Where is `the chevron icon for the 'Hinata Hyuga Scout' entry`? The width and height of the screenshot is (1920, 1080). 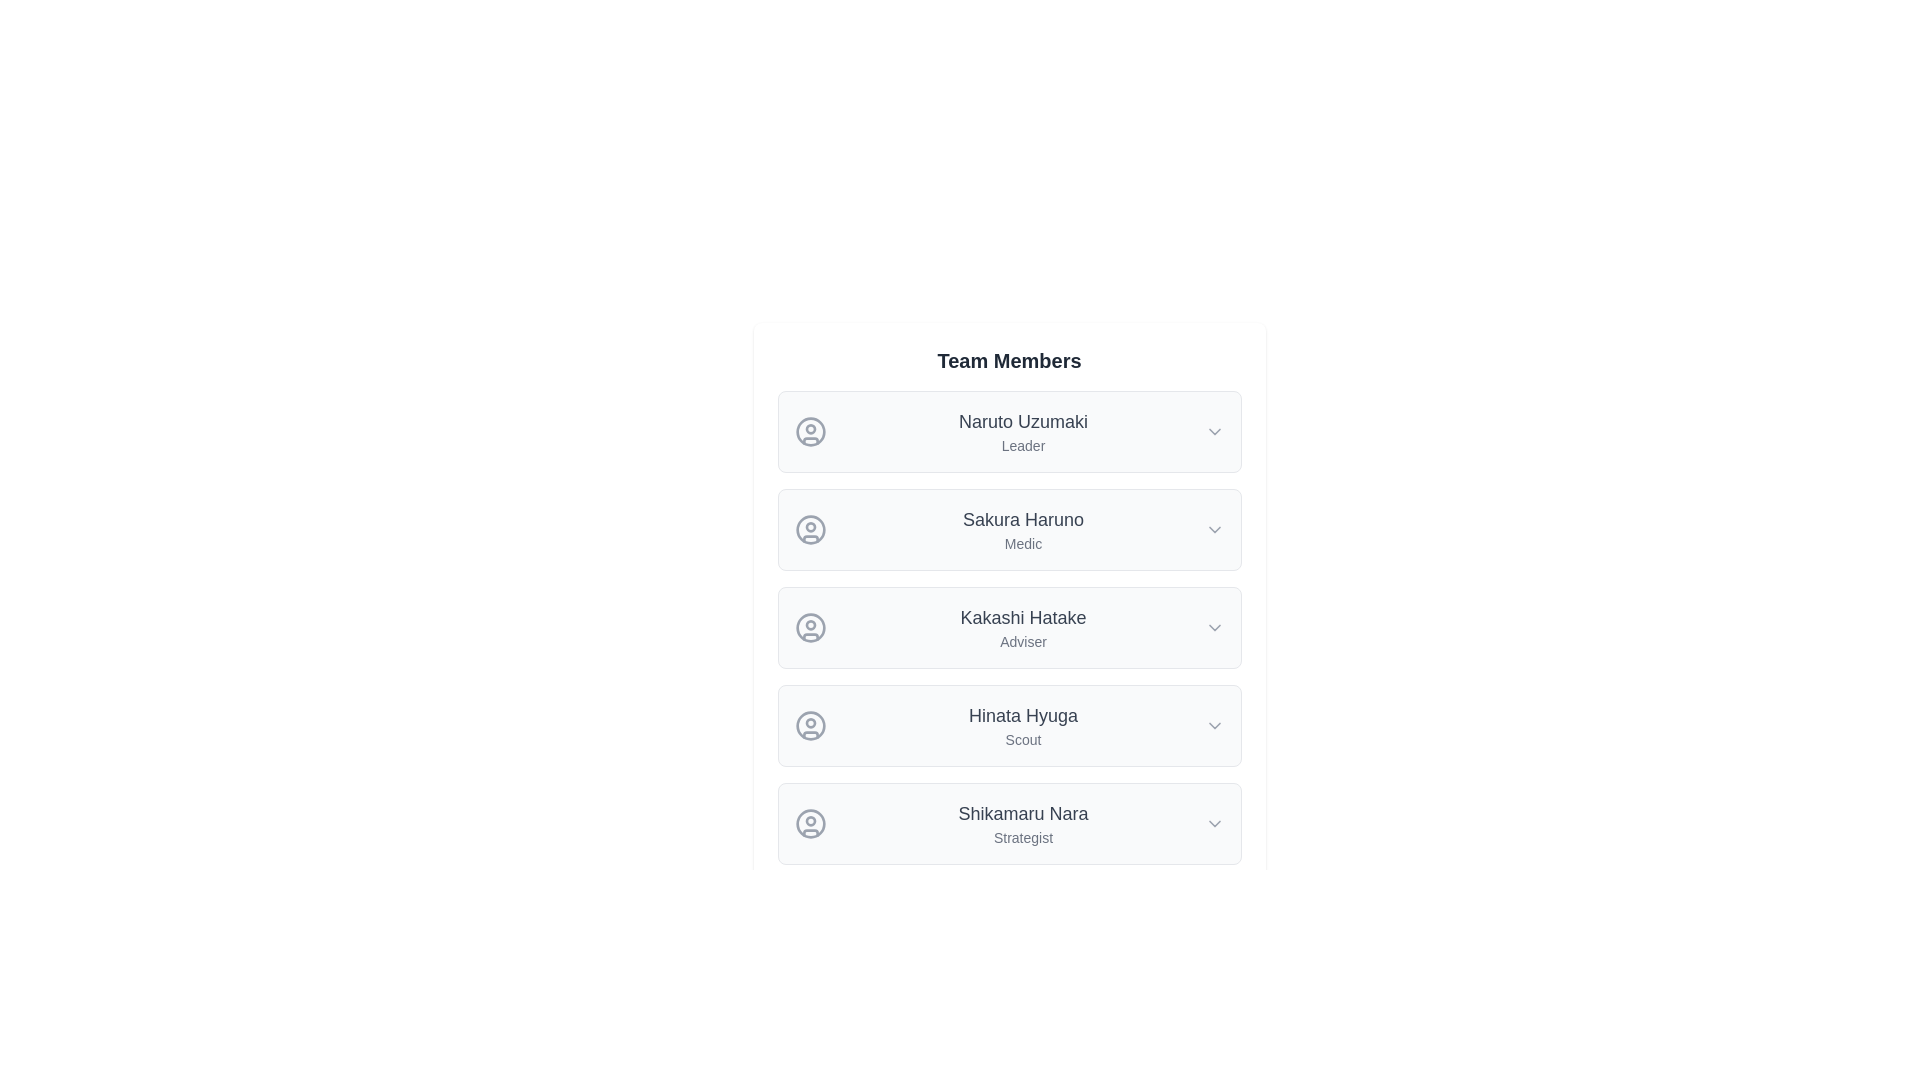
the chevron icon for the 'Hinata Hyuga Scout' entry is located at coordinates (1213, 725).